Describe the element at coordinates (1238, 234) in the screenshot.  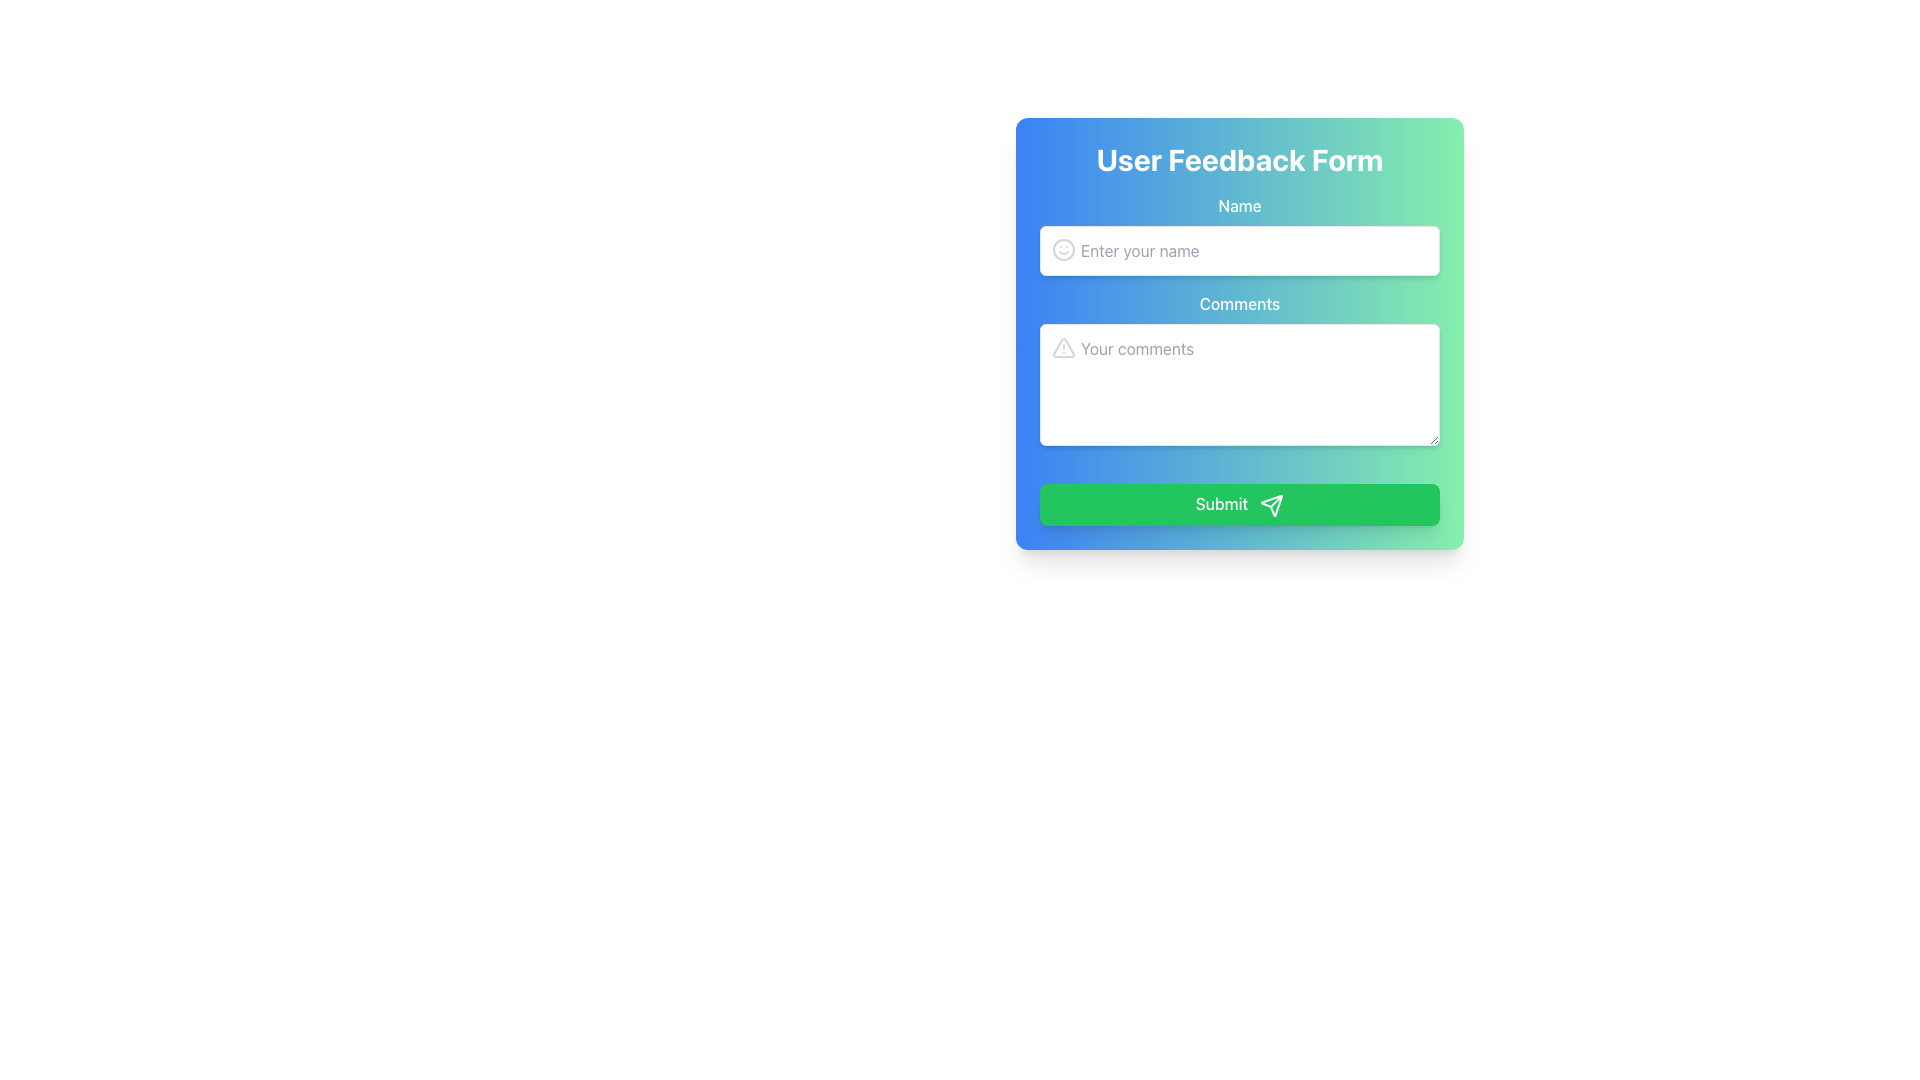
I see `the 'Name' label of the text input field to focus the input box for entering the user's name in the feedback form` at that location.